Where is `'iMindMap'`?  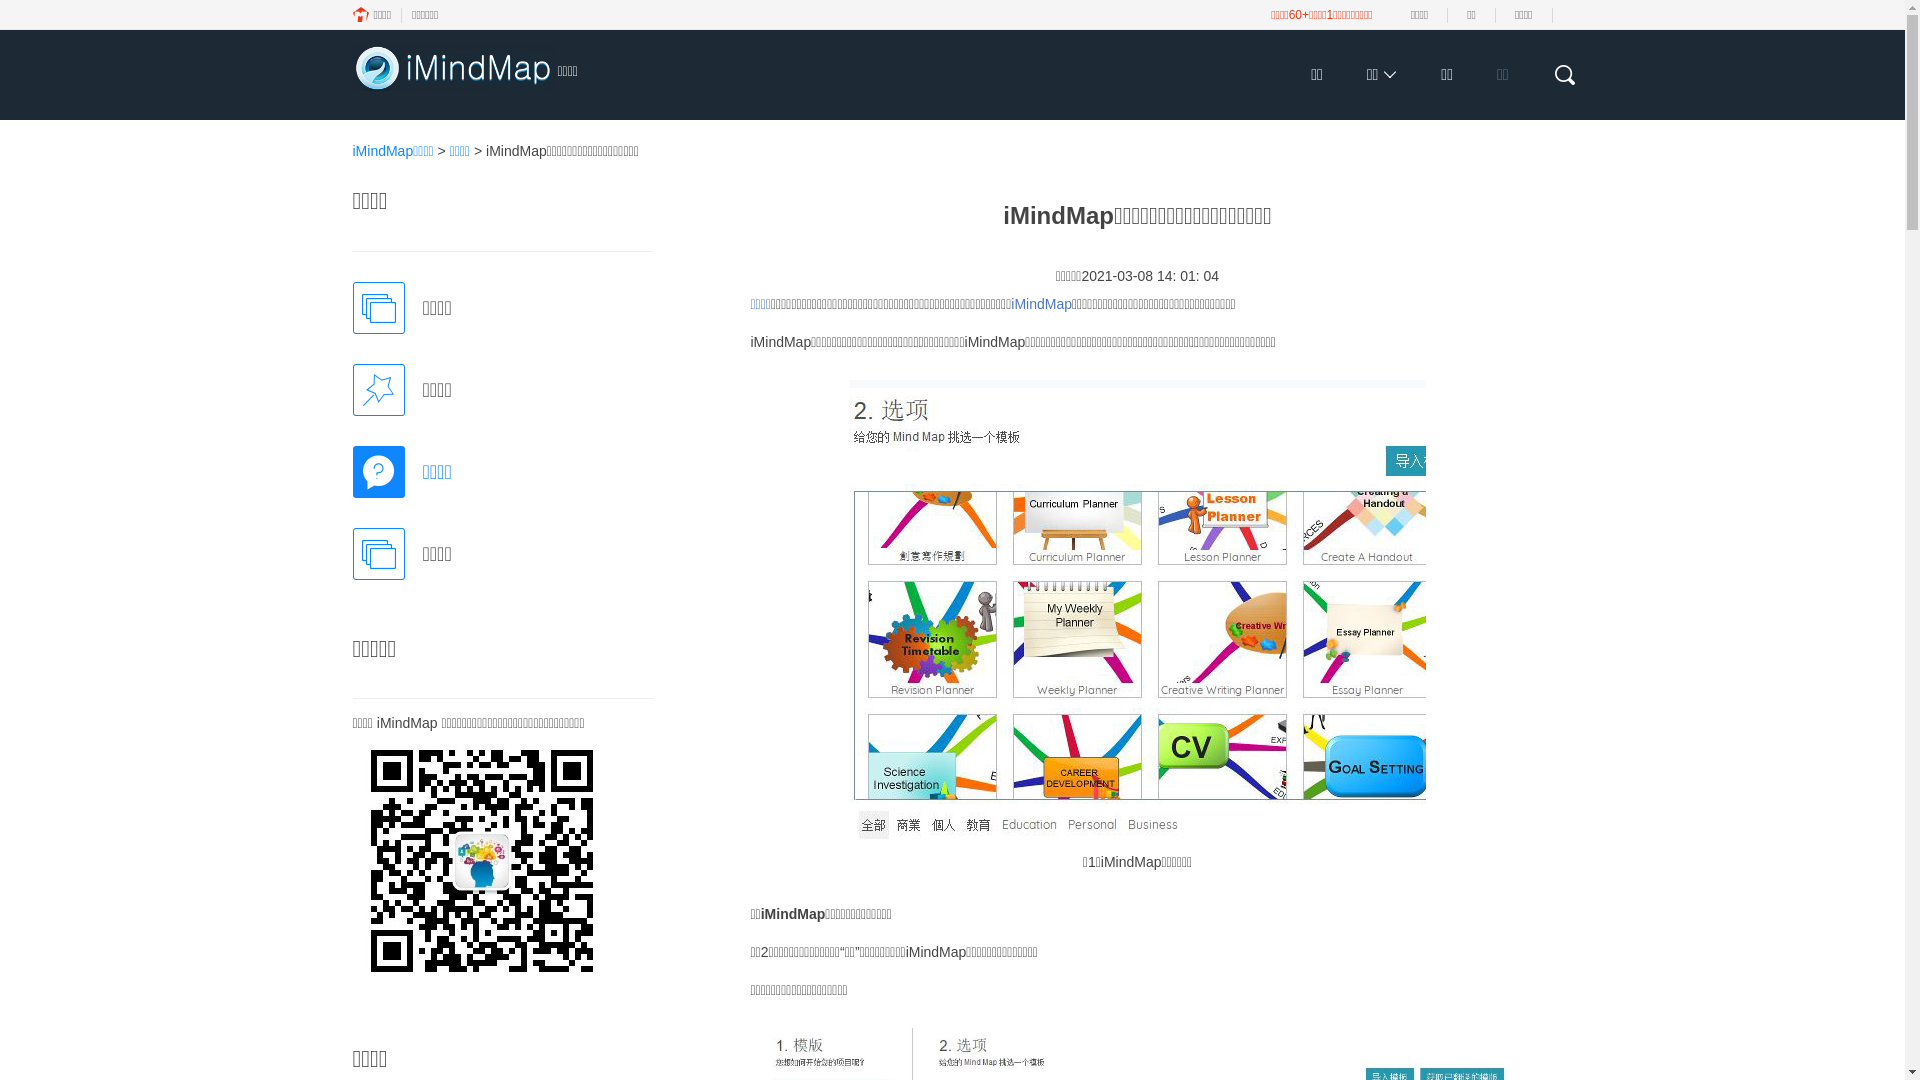 'iMindMap' is located at coordinates (1040, 304).